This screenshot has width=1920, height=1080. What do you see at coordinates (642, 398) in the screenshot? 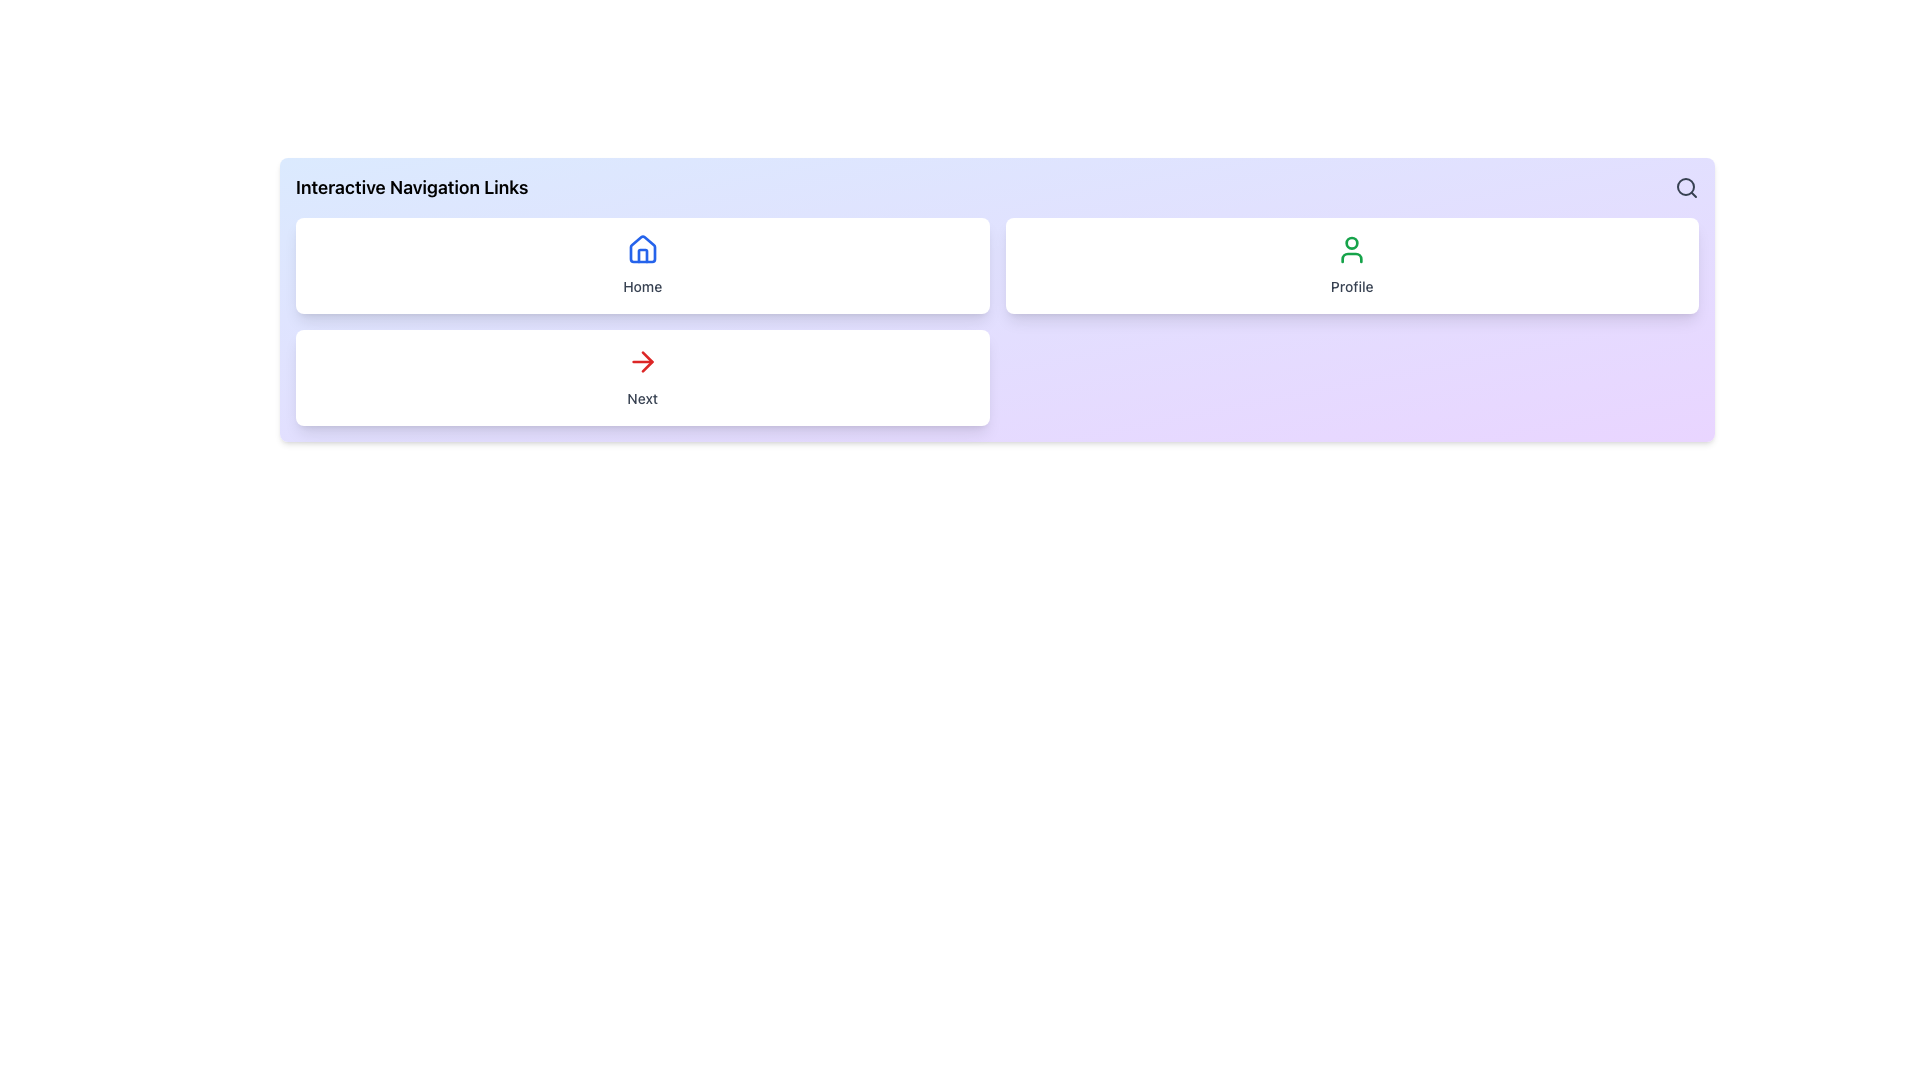
I see `the text content of the 'Next' label, which is a small gray text element located at the bottom of a white rectangular block with rounded corners` at bounding box center [642, 398].